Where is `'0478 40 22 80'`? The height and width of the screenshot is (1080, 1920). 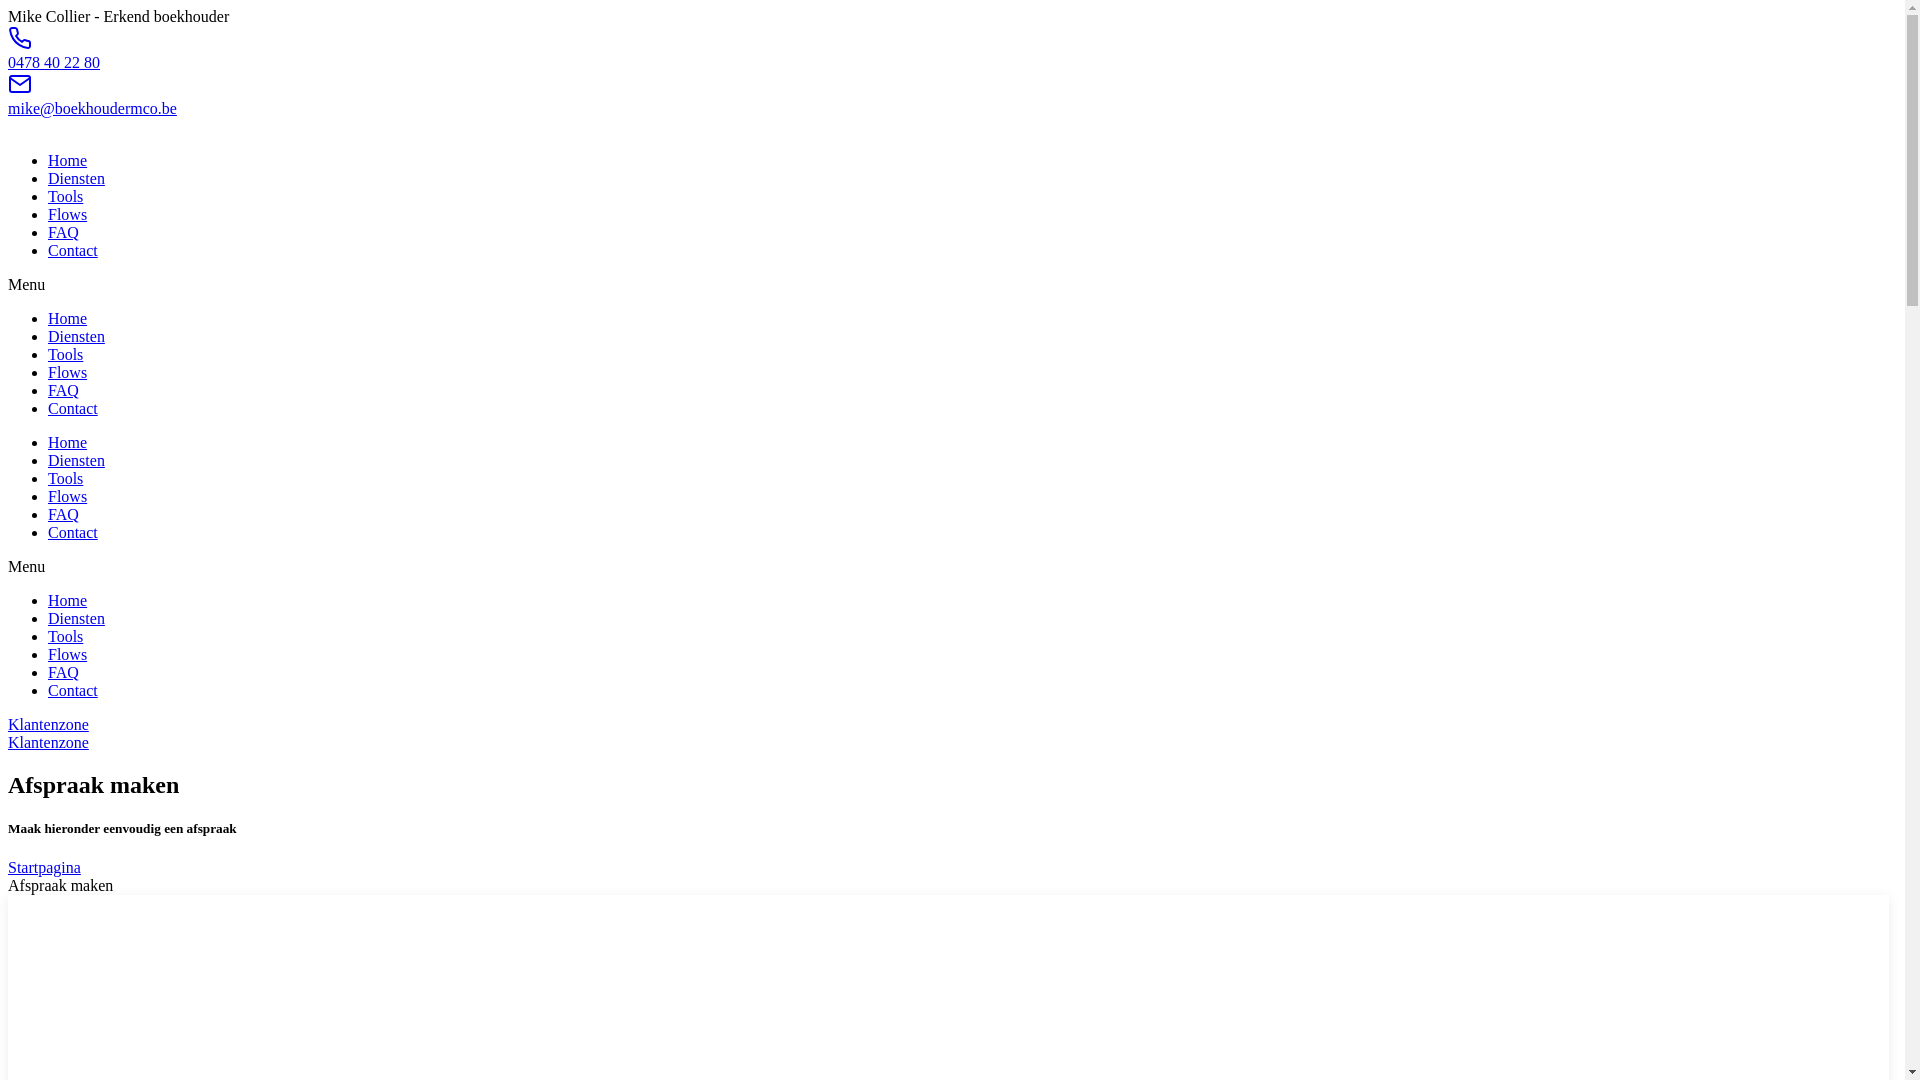
'0478 40 22 80' is located at coordinates (53, 61).